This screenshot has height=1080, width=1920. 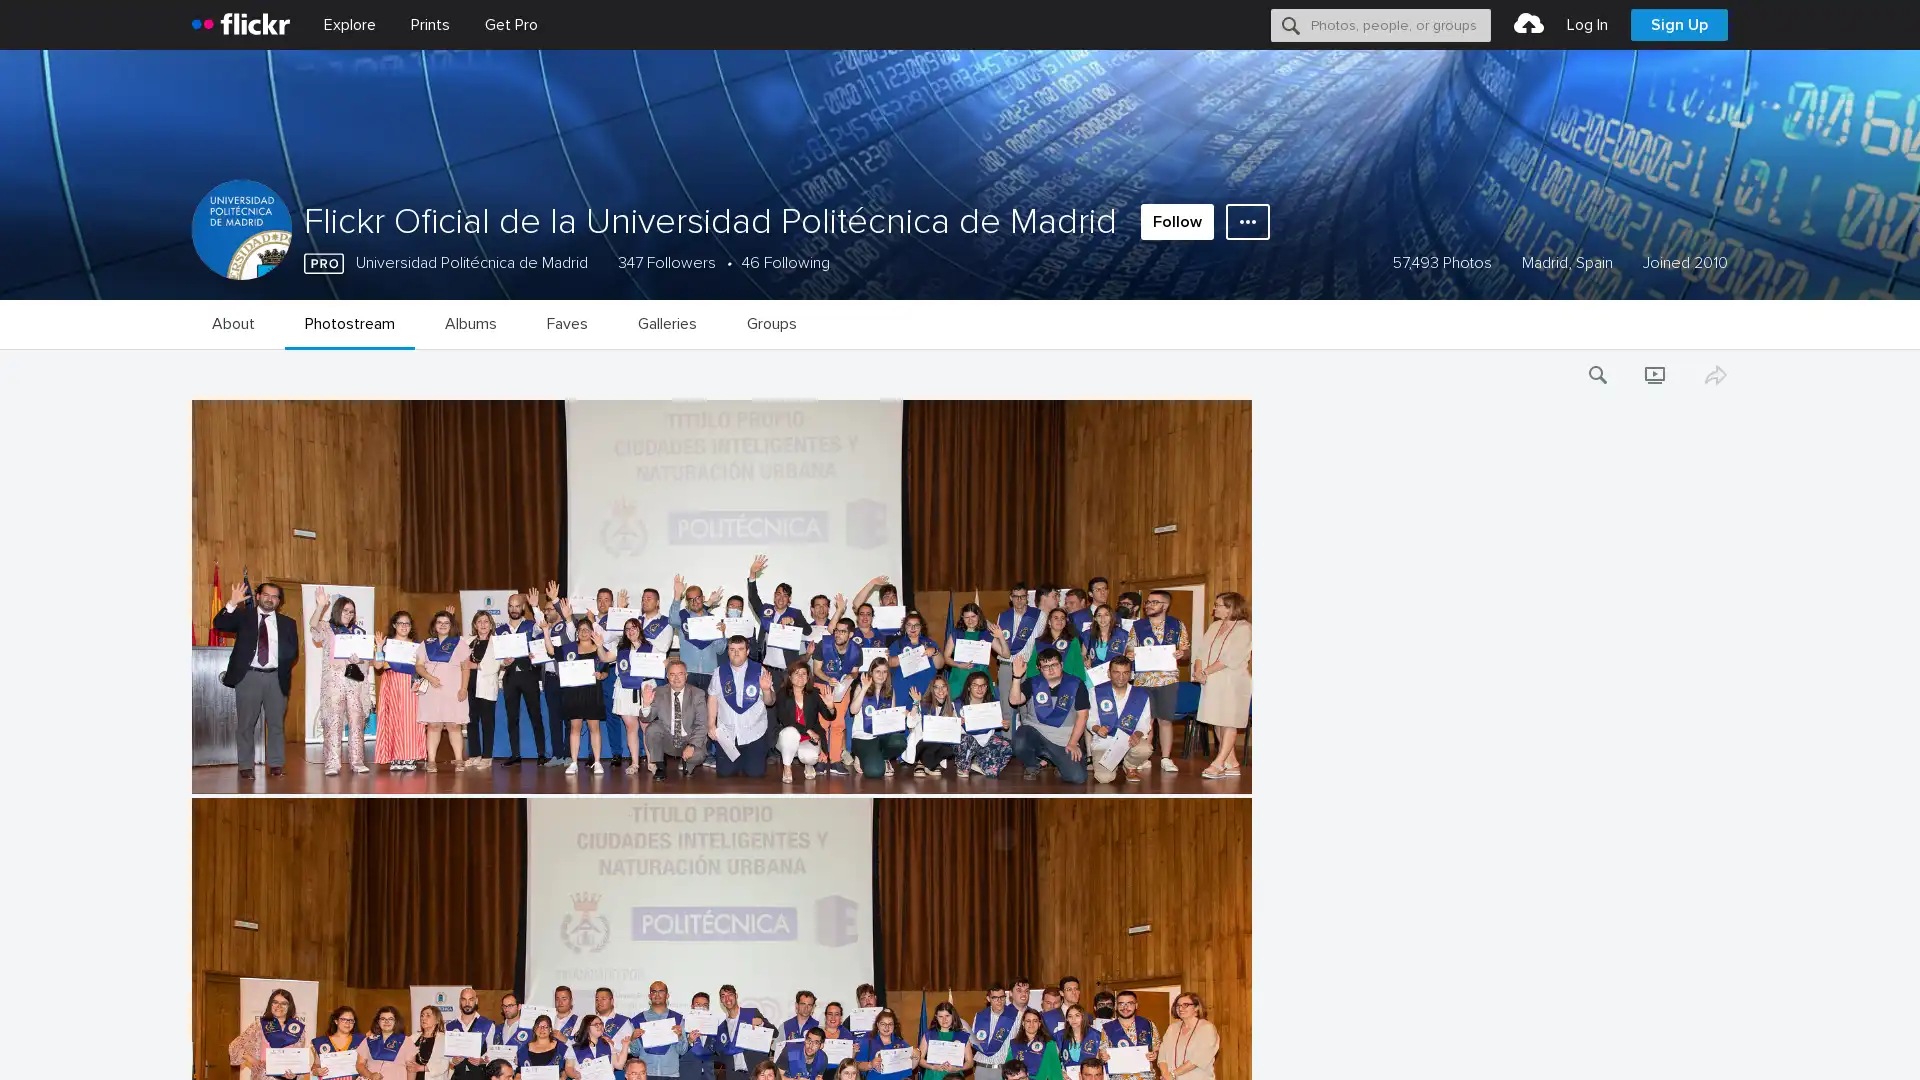 What do you see at coordinates (192, 1034) in the screenshot?
I see `Add to Favorites` at bounding box center [192, 1034].